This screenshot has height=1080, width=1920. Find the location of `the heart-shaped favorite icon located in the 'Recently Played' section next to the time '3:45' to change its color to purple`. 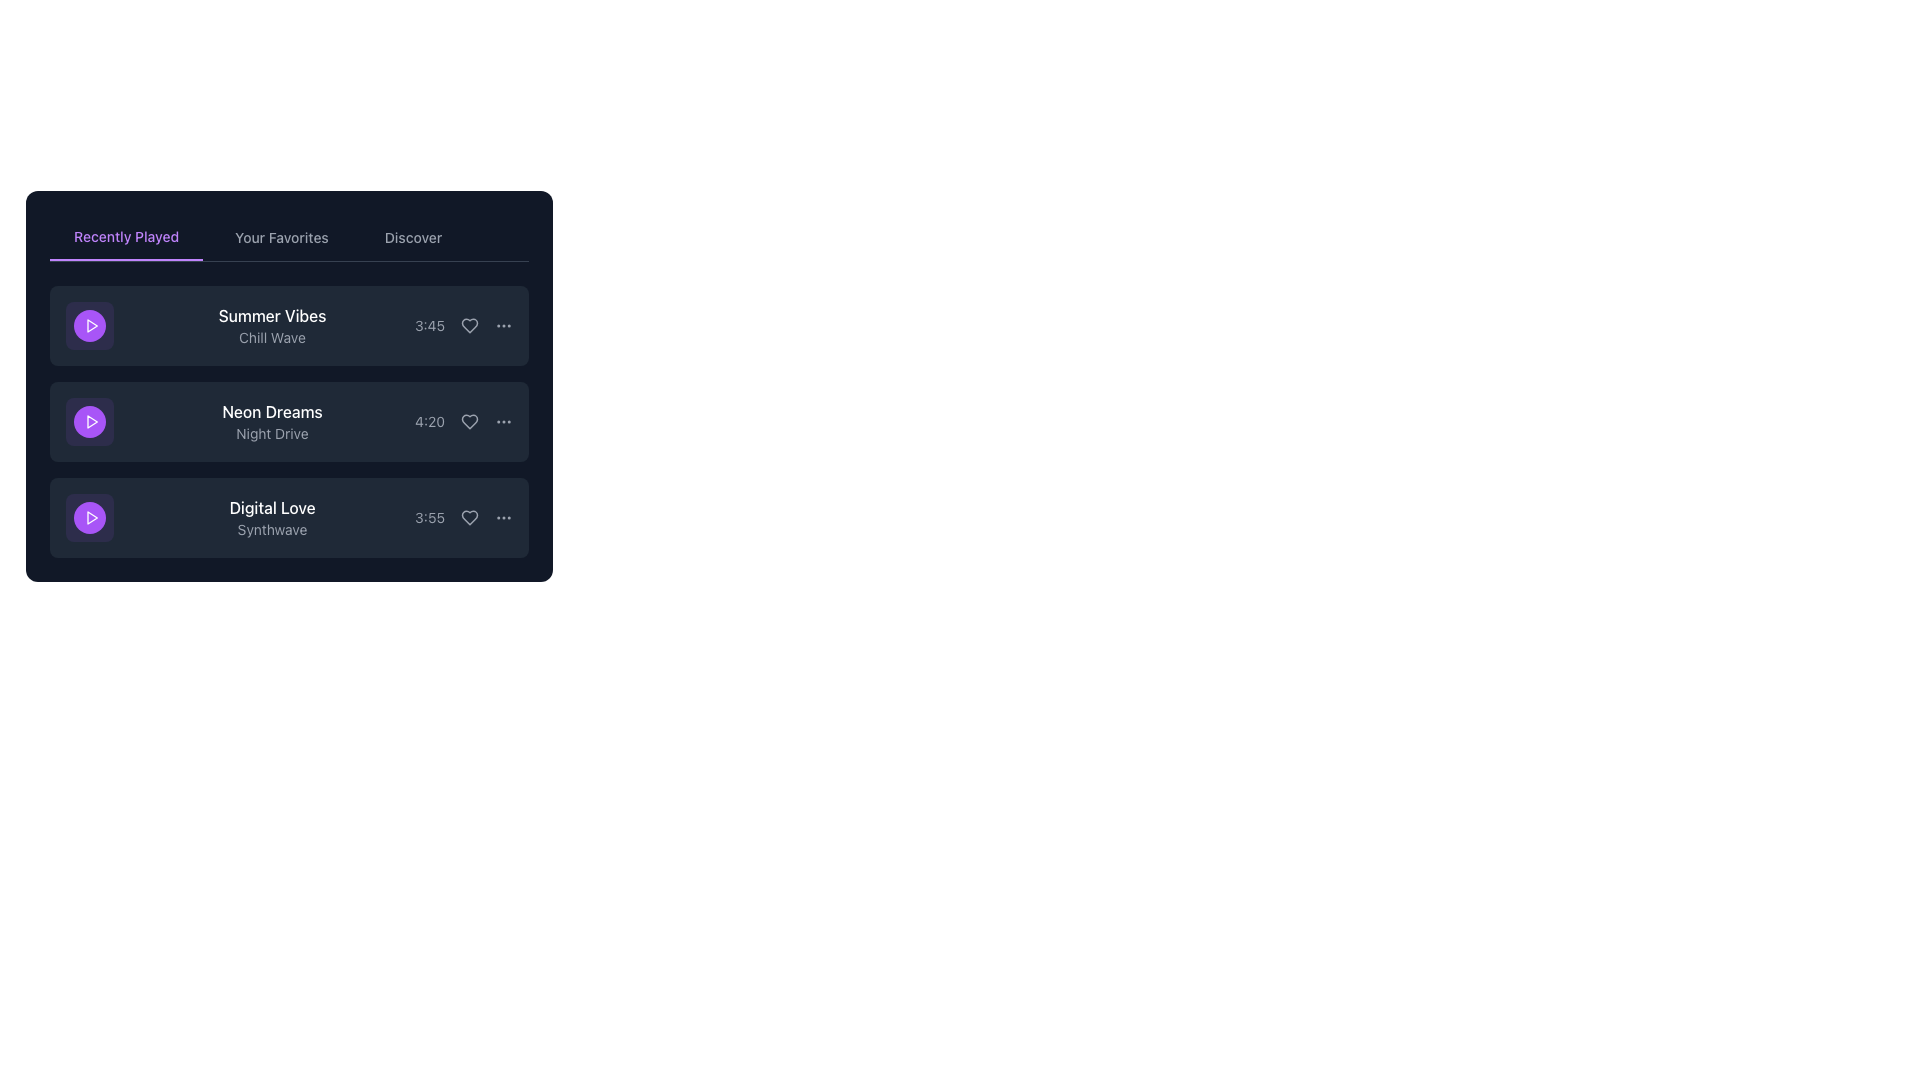

the heart-shaped favorite icon located in the 'Recently Played' section next to the time '3:45' to change its color to purple is located at coordinates (469, 325).